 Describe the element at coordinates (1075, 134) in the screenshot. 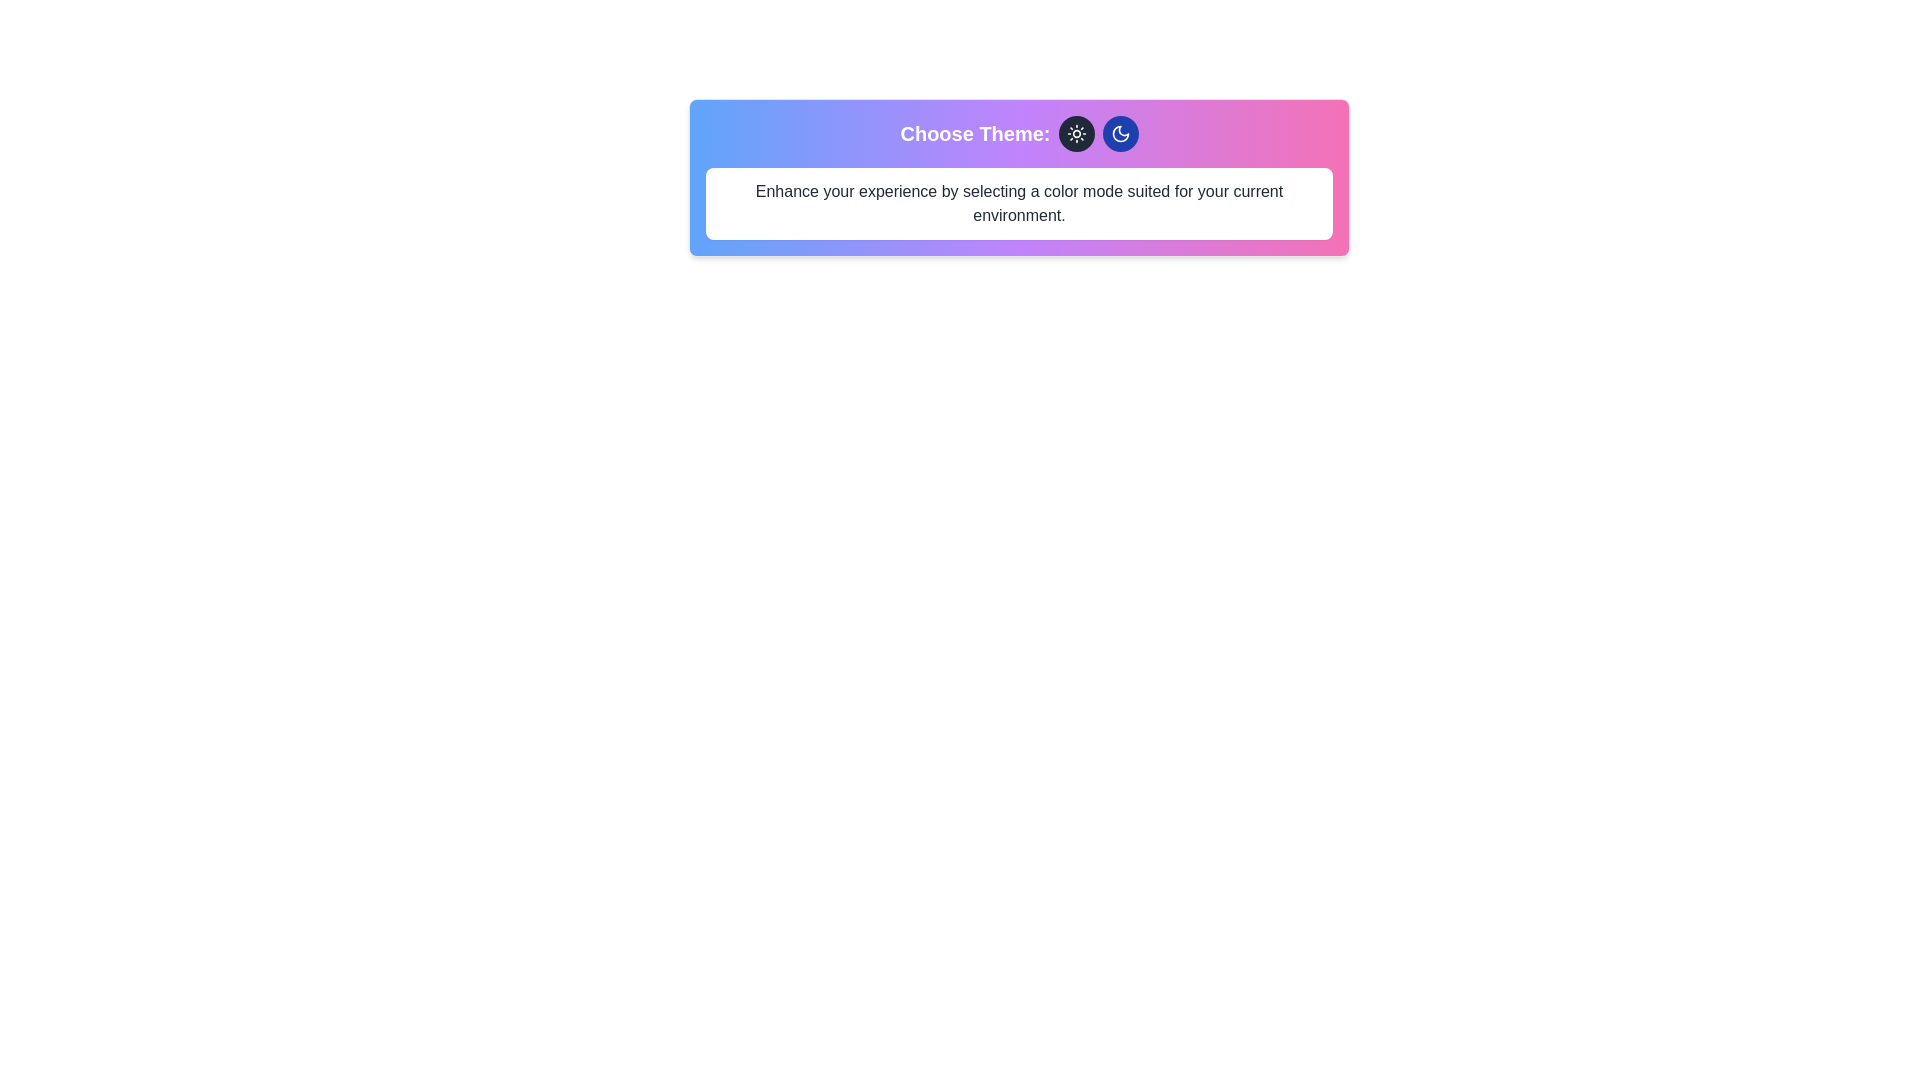

I see `the circular sun icon button located to the left of the moon icon button, positioned towards the top center of the interface above the 'Choose Theme:' label, for keyboard navigation` at that location.